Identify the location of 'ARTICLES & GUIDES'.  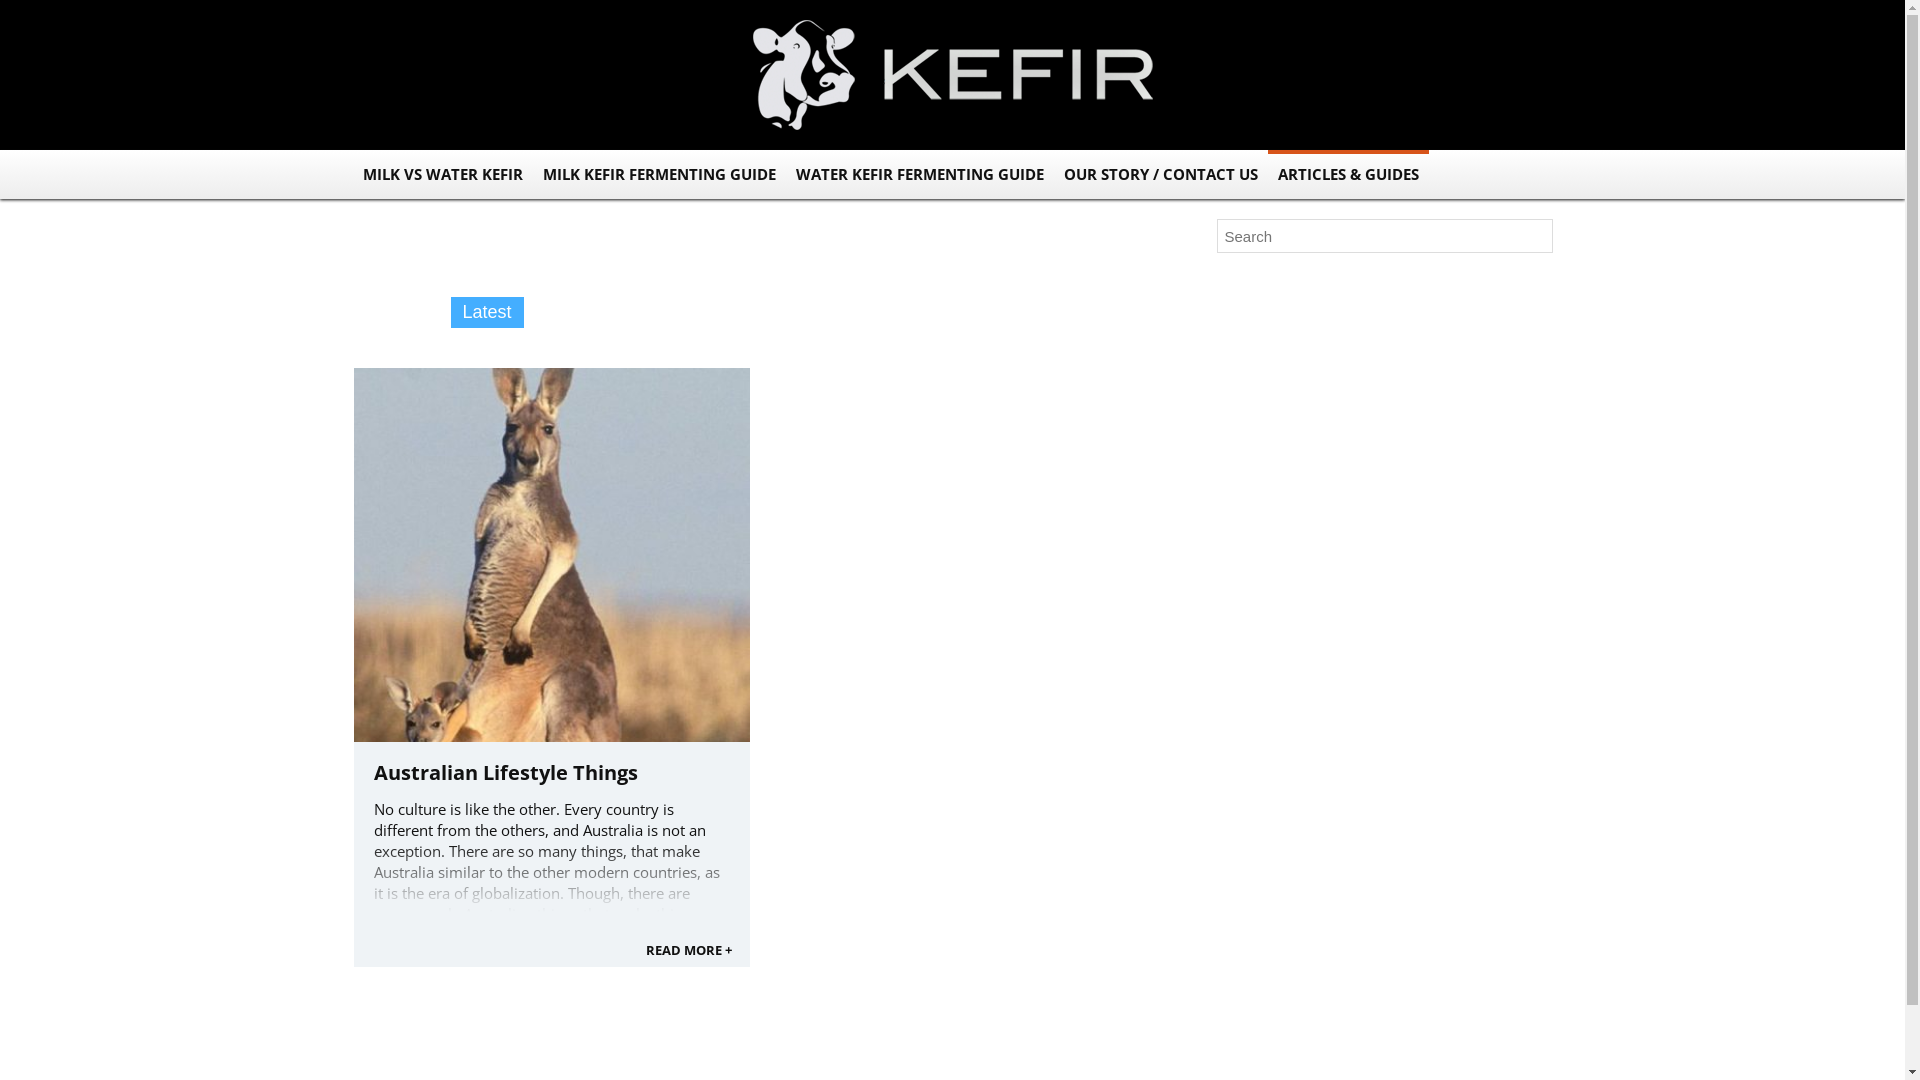
(1348, 173).